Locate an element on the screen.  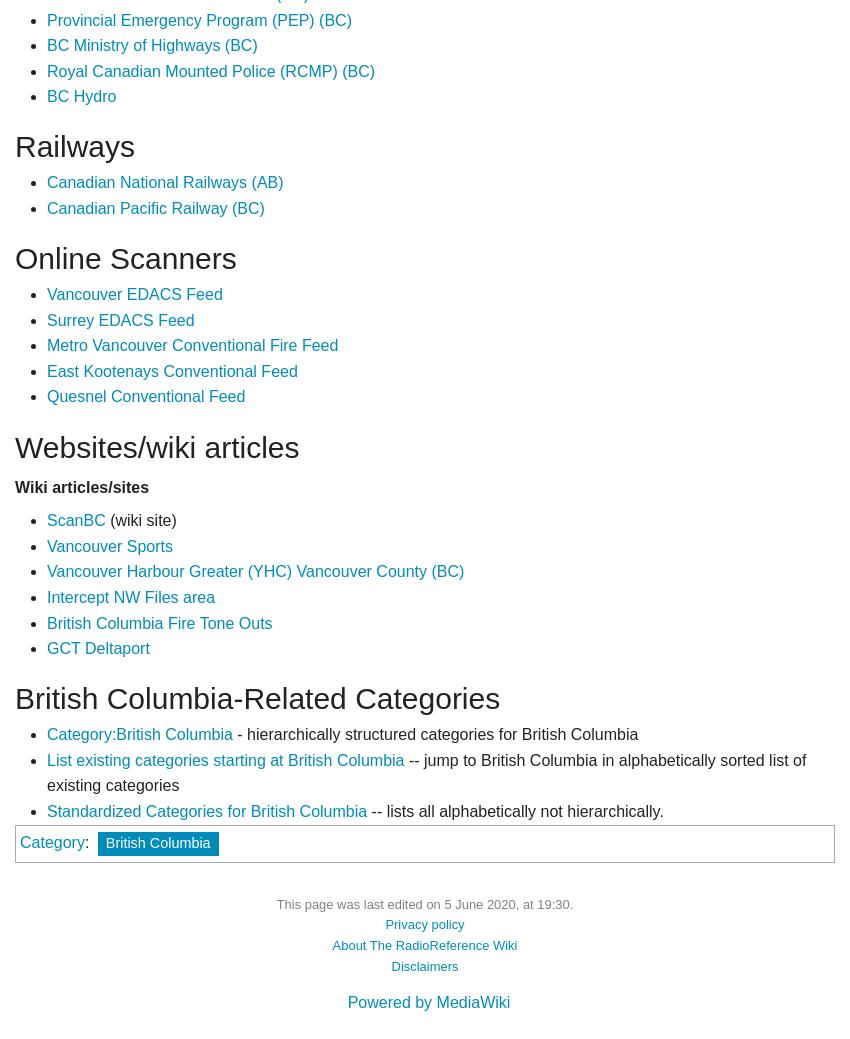
'Intercept NW Files area' is located at coordinates (130, 596).